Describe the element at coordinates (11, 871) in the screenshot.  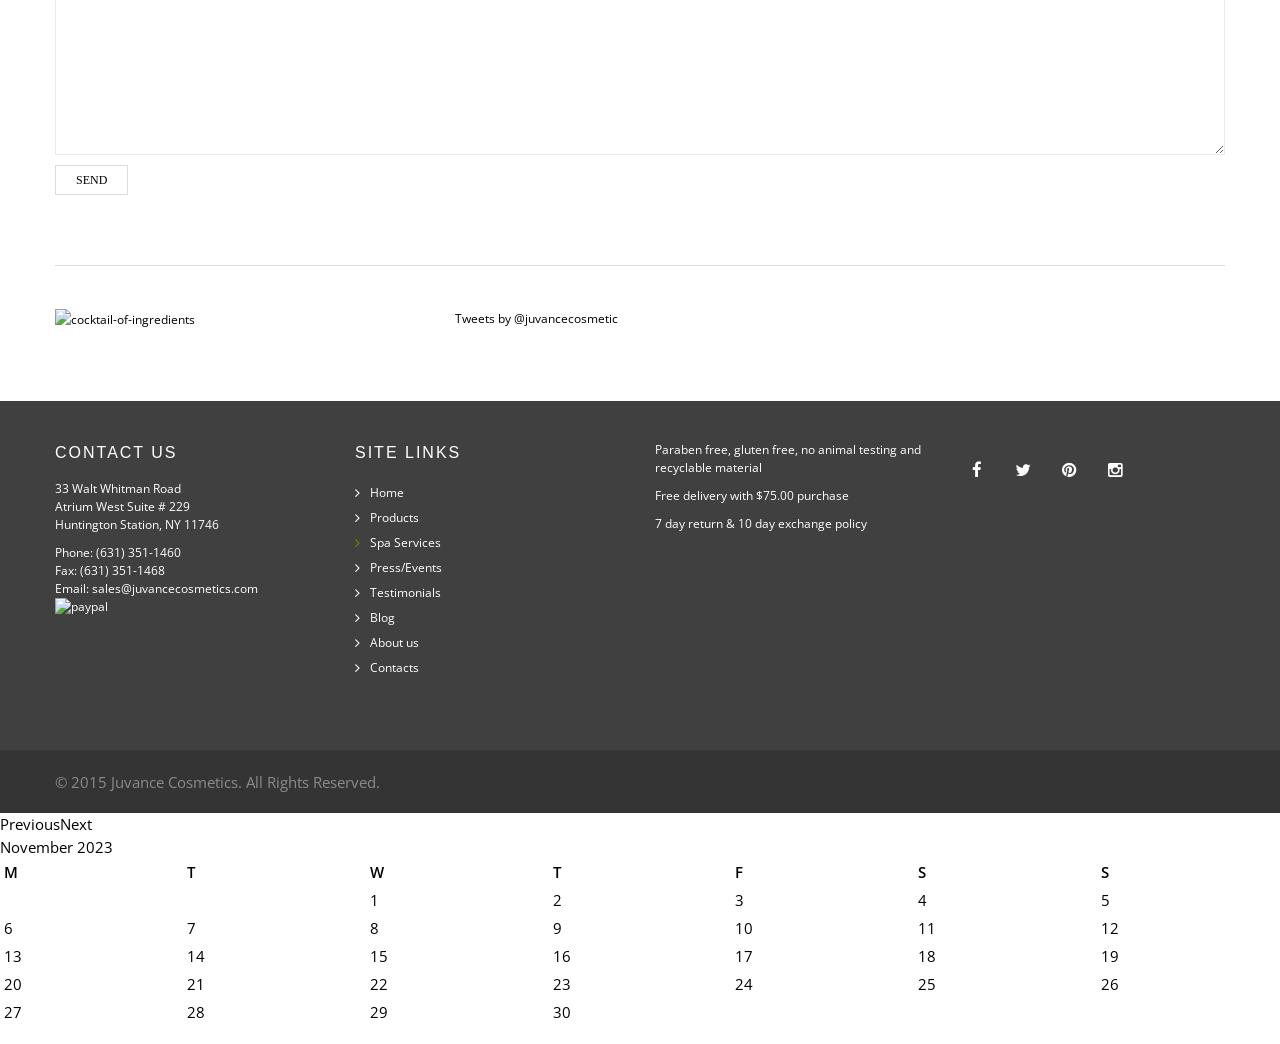
I see `'M'` at that location.